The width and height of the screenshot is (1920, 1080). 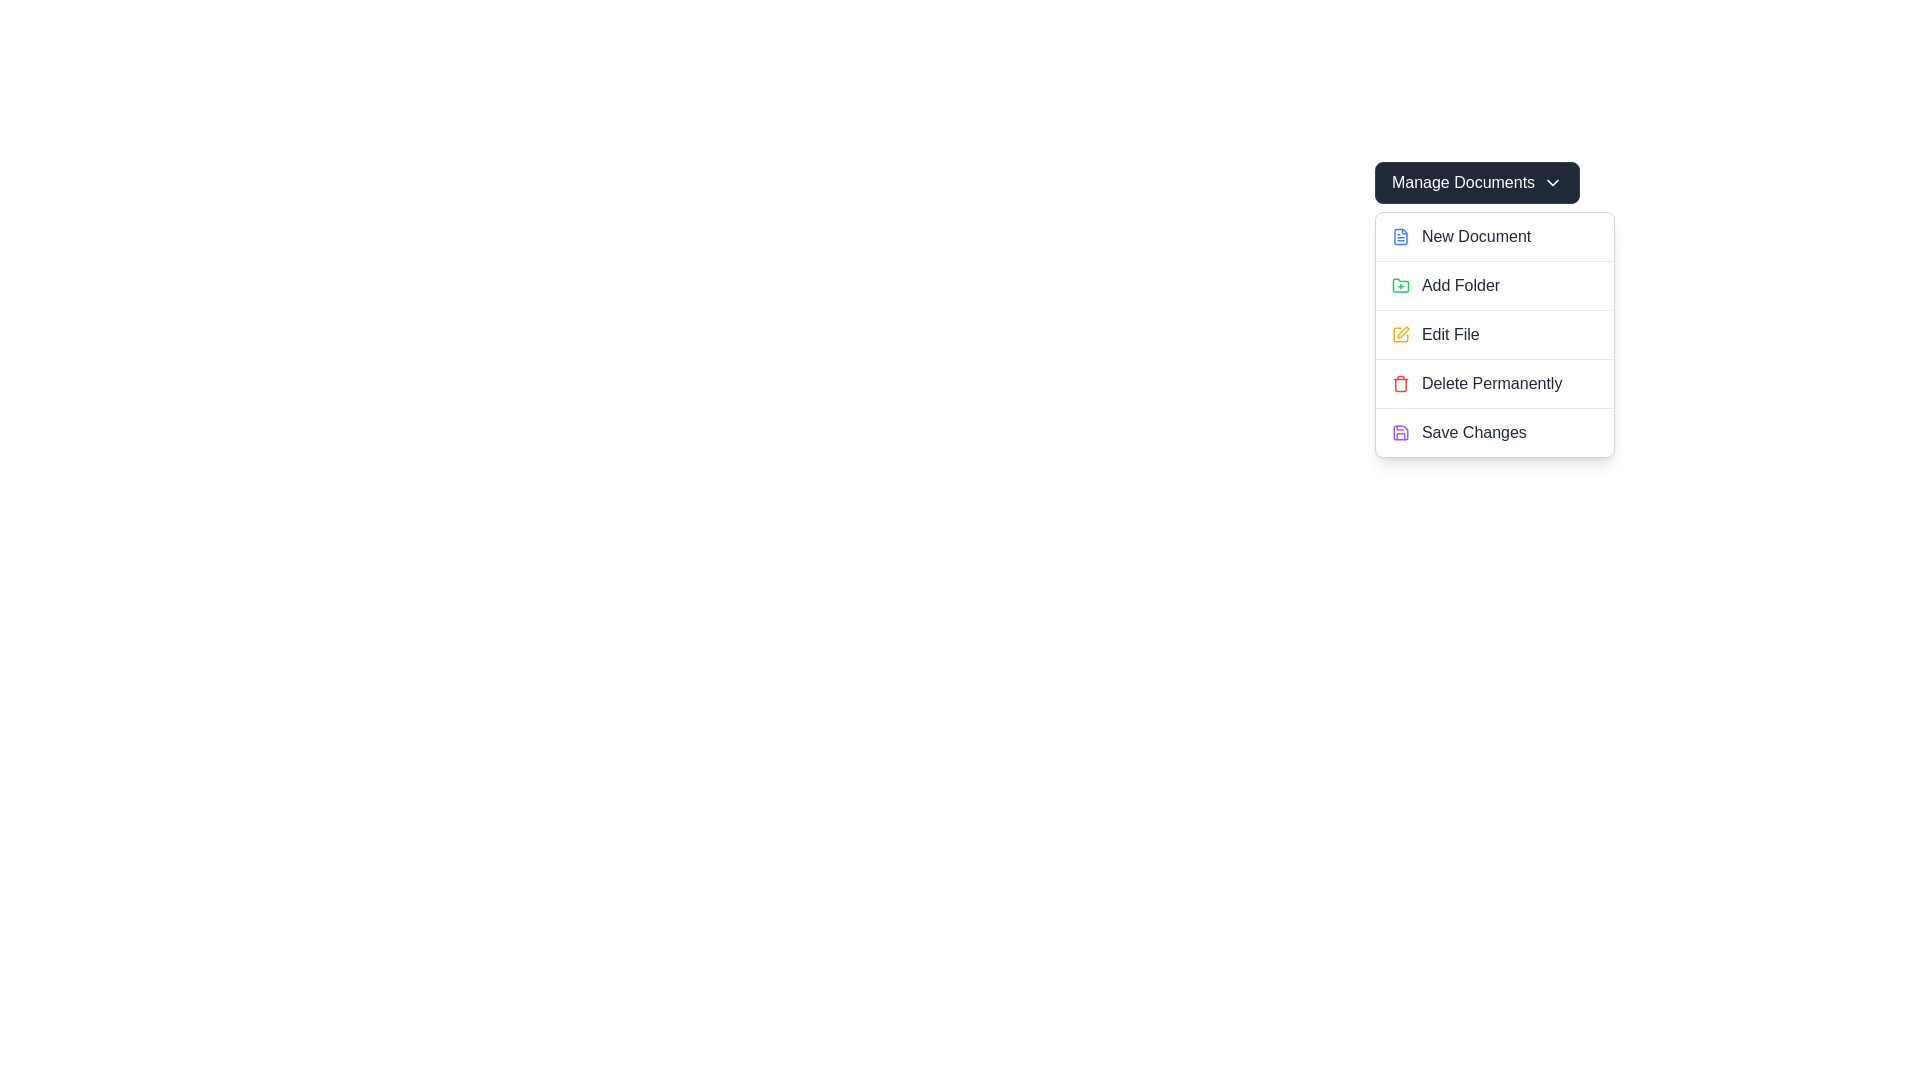 I want to click on the edit option in the dropdown menu for managing documents, so click(x=1494, y=334).